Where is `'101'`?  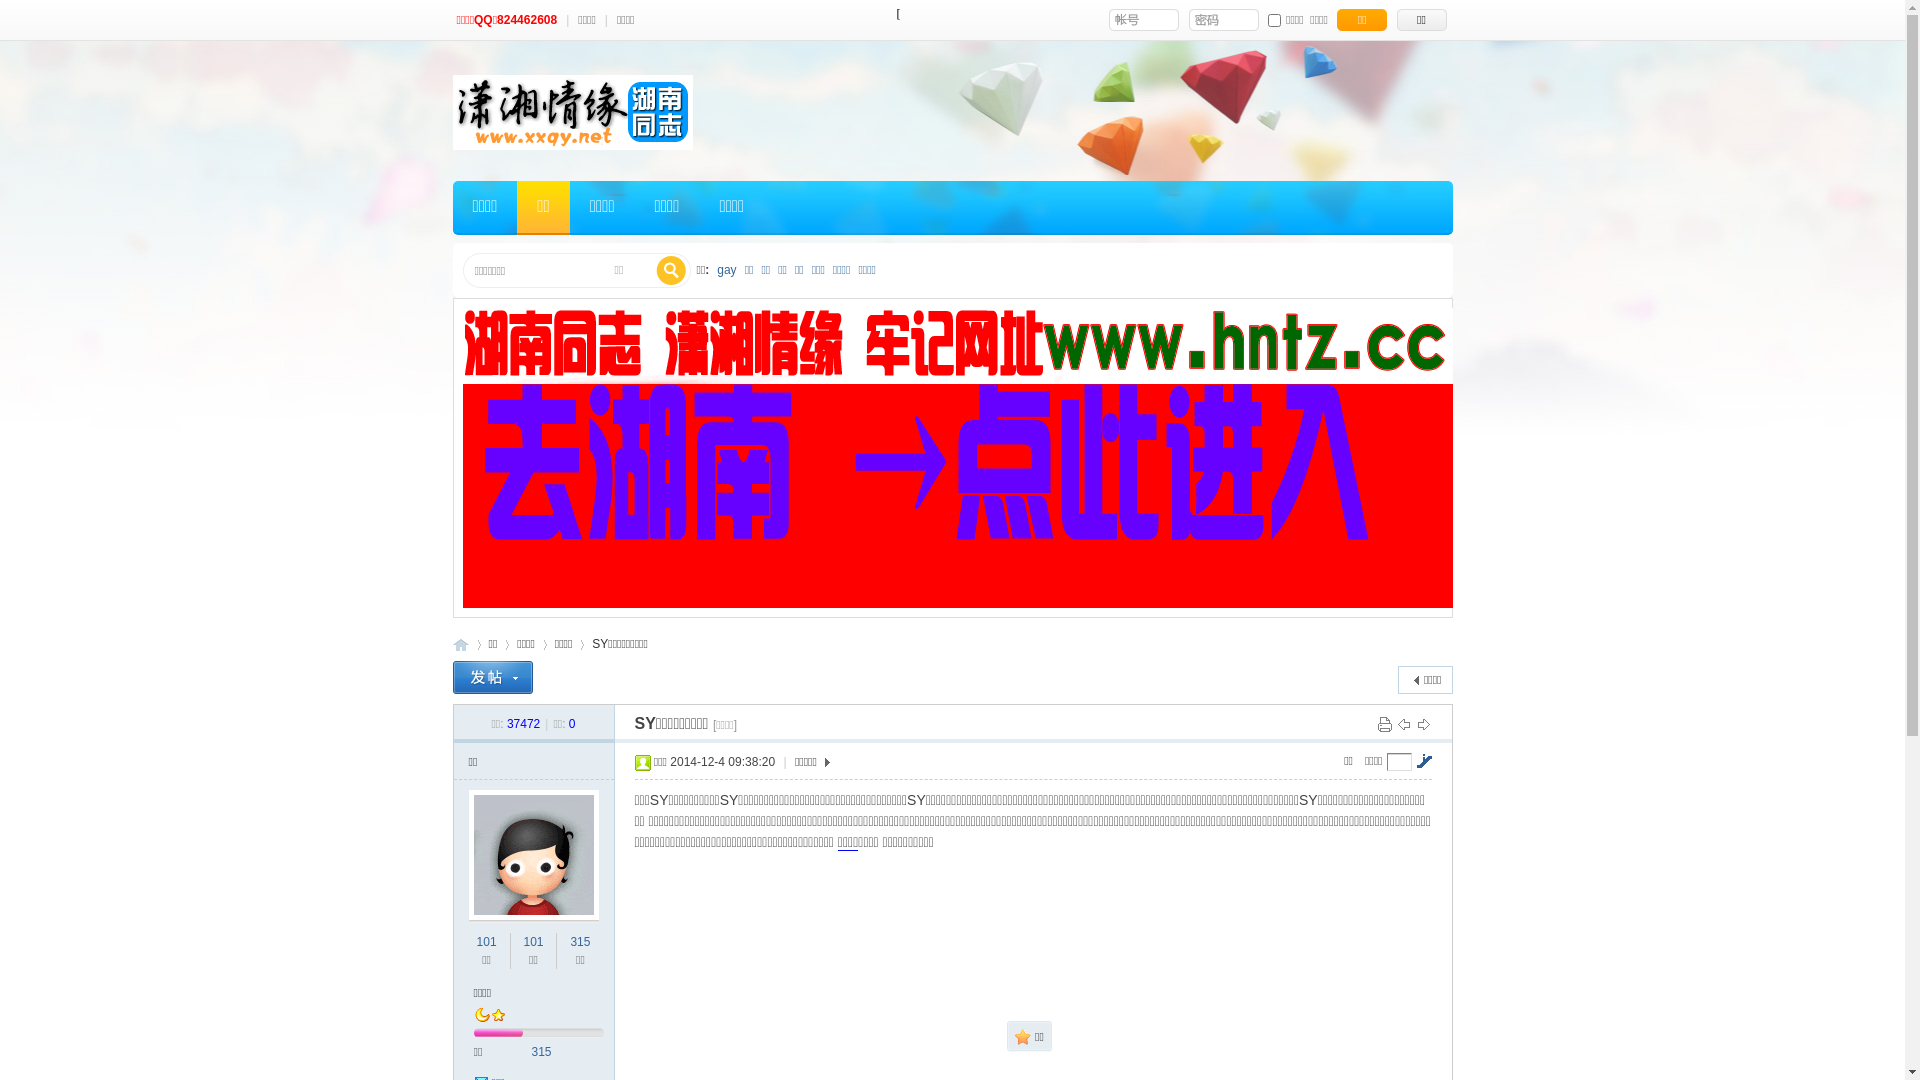 '101' is located at coordinates (486, 941).